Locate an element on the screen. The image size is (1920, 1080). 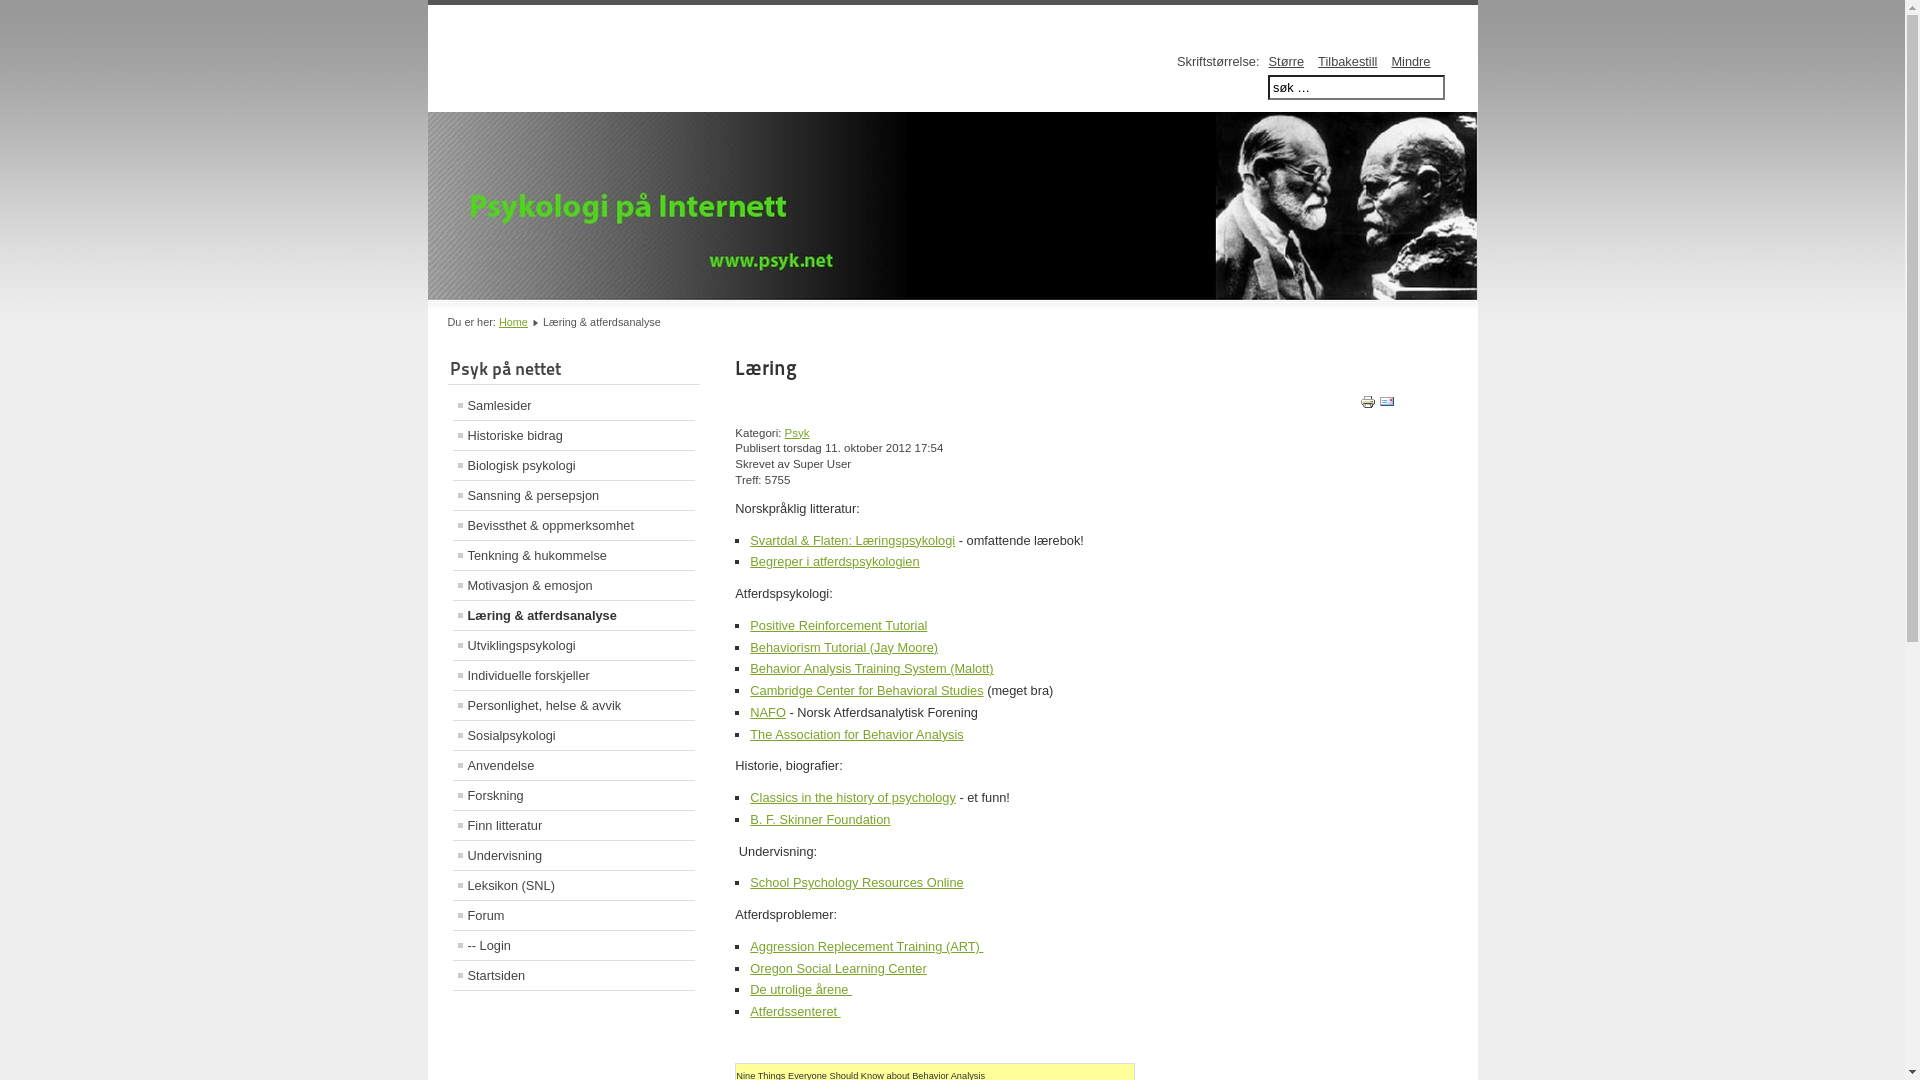
'Utskrift' is located at coordinates (1359, 405).